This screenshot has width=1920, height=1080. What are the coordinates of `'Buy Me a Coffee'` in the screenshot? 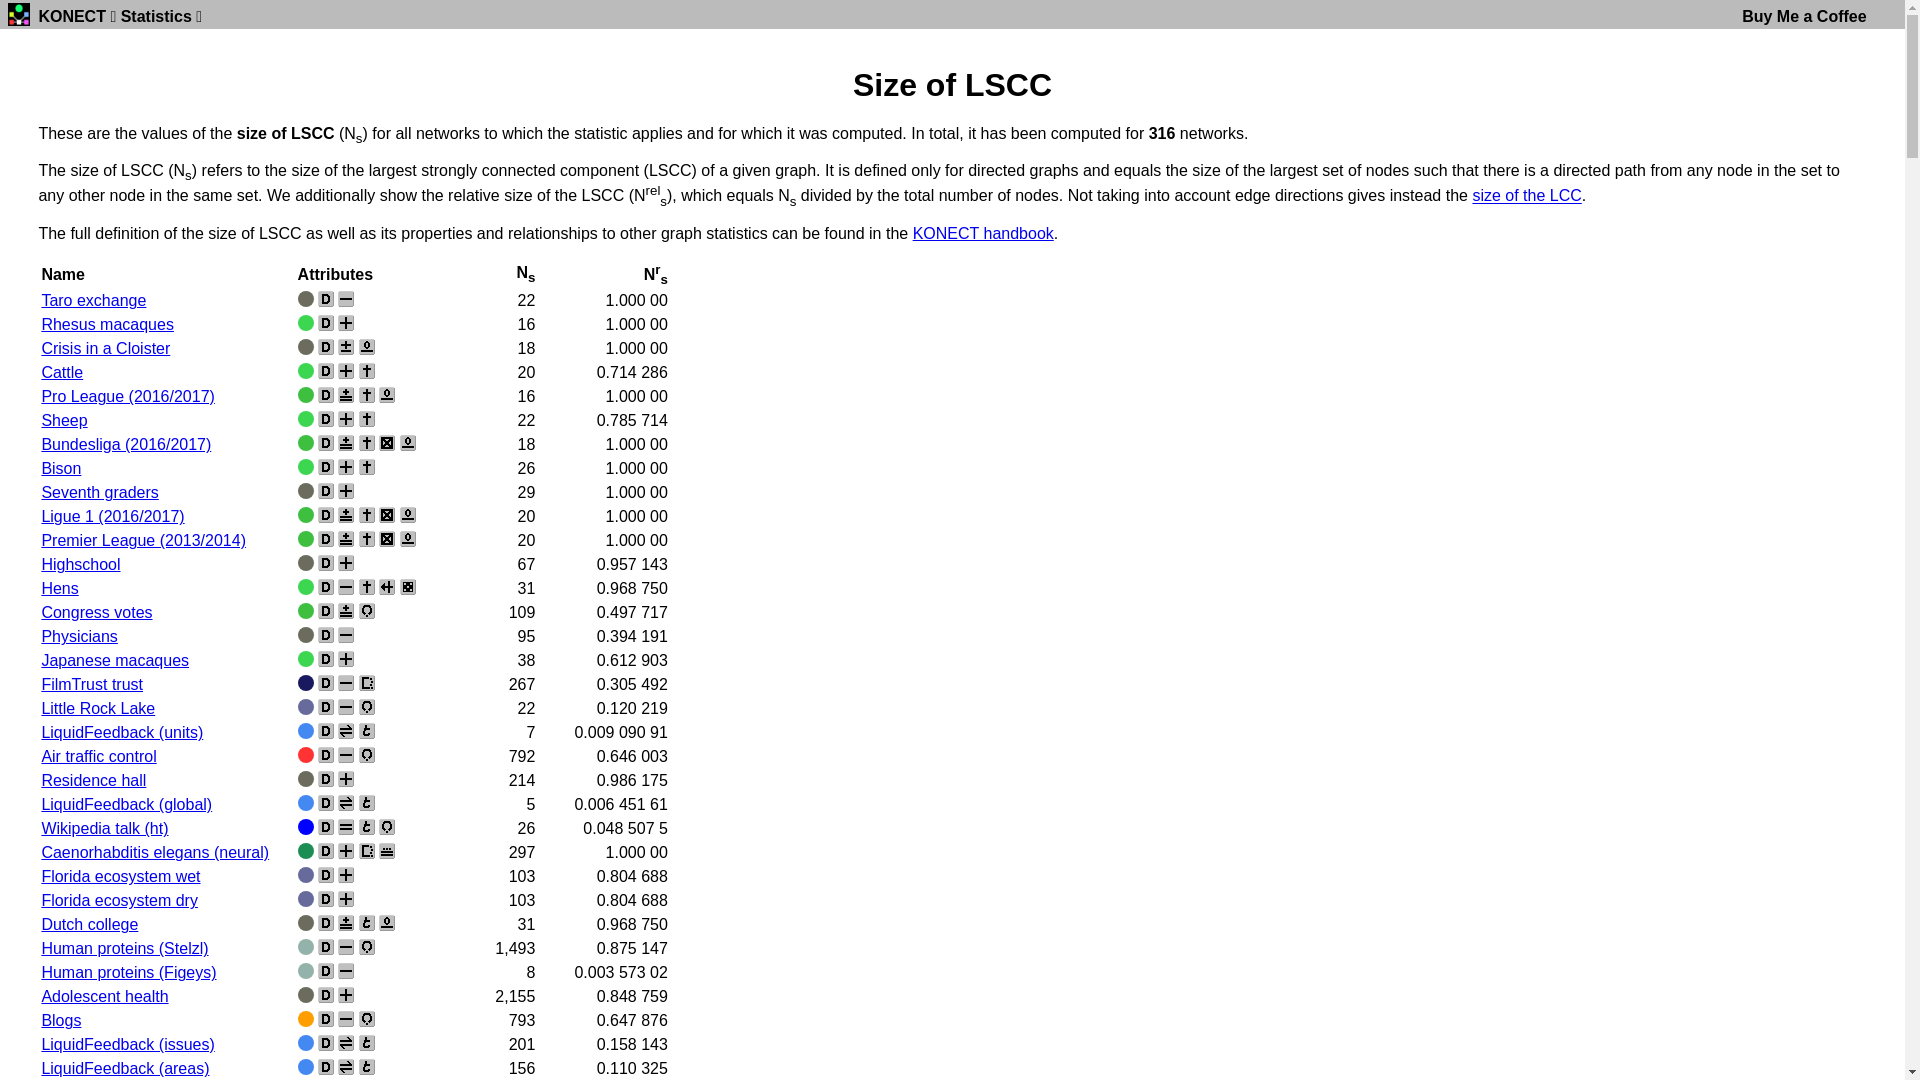 It's located at (1804, 16).